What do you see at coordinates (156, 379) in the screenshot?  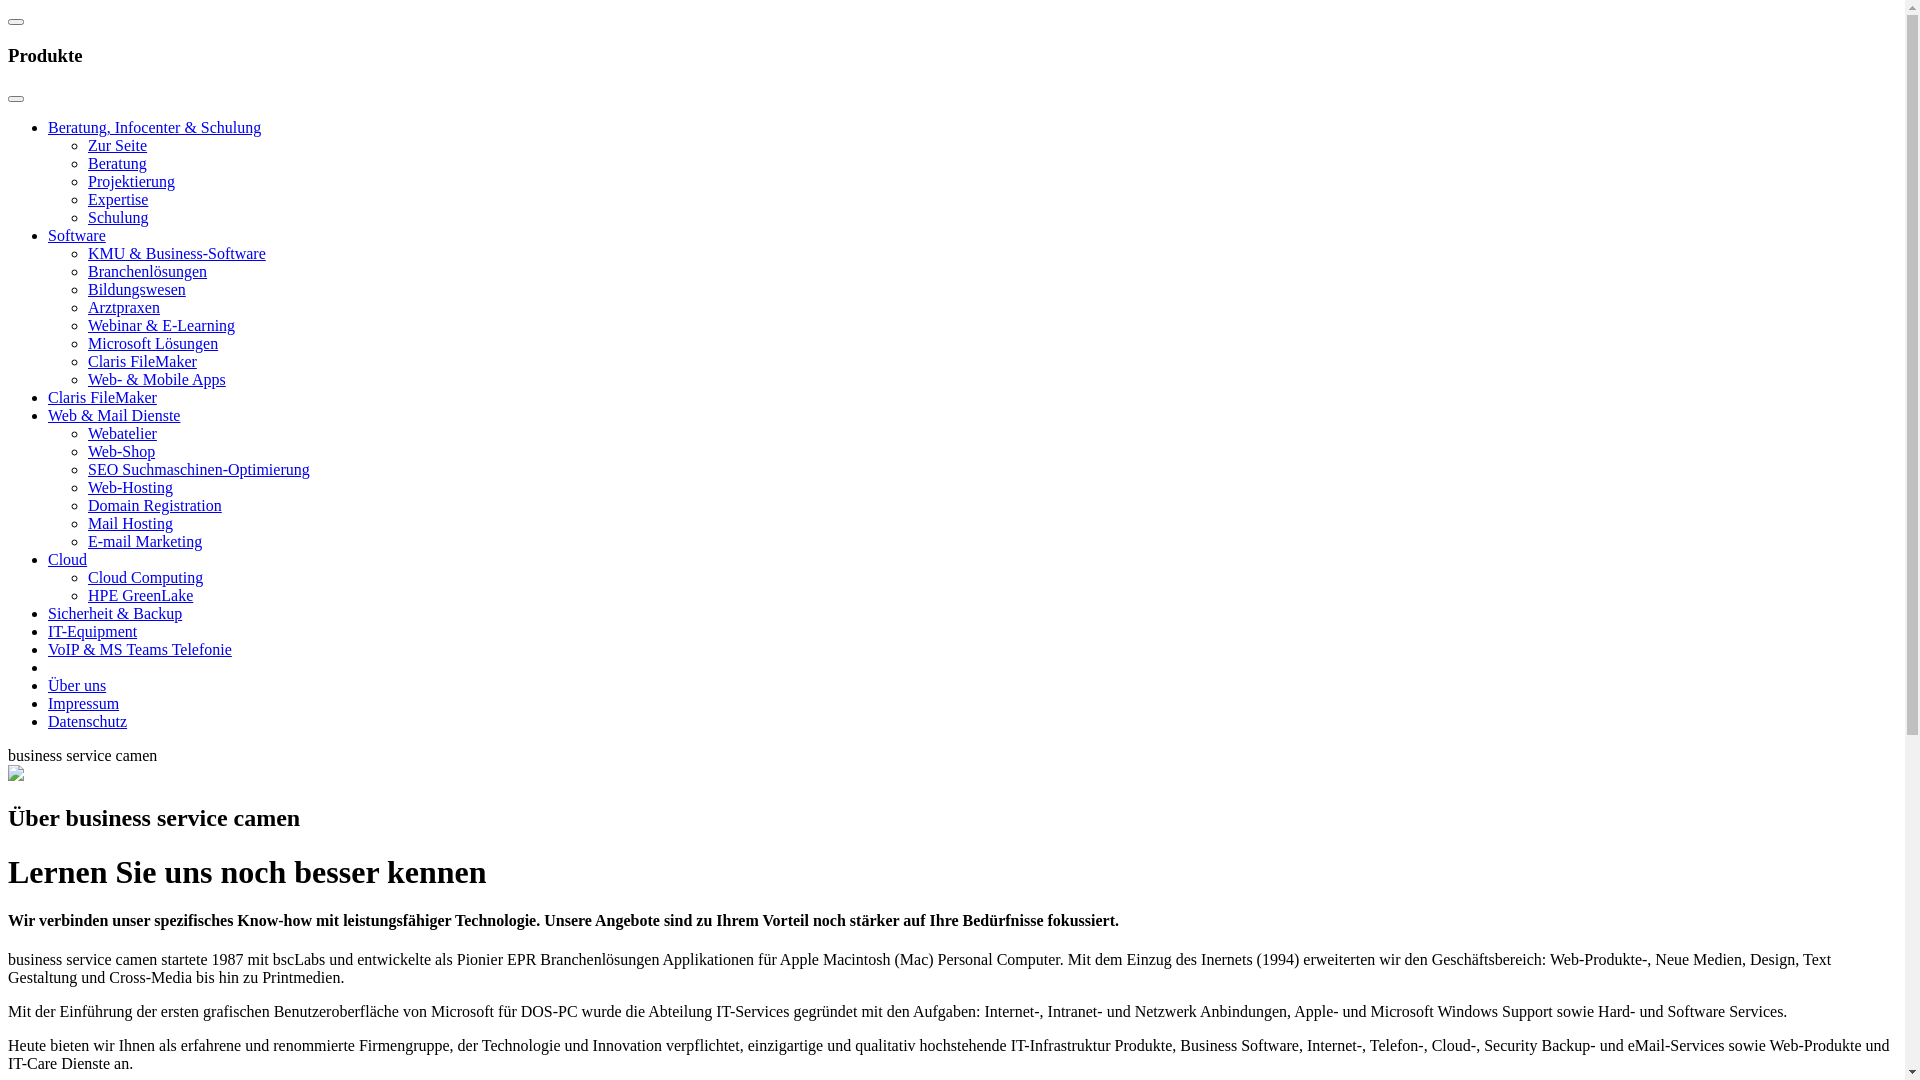 I see `'Web- & Mobile Apps'` at bounding box center [156, 379].